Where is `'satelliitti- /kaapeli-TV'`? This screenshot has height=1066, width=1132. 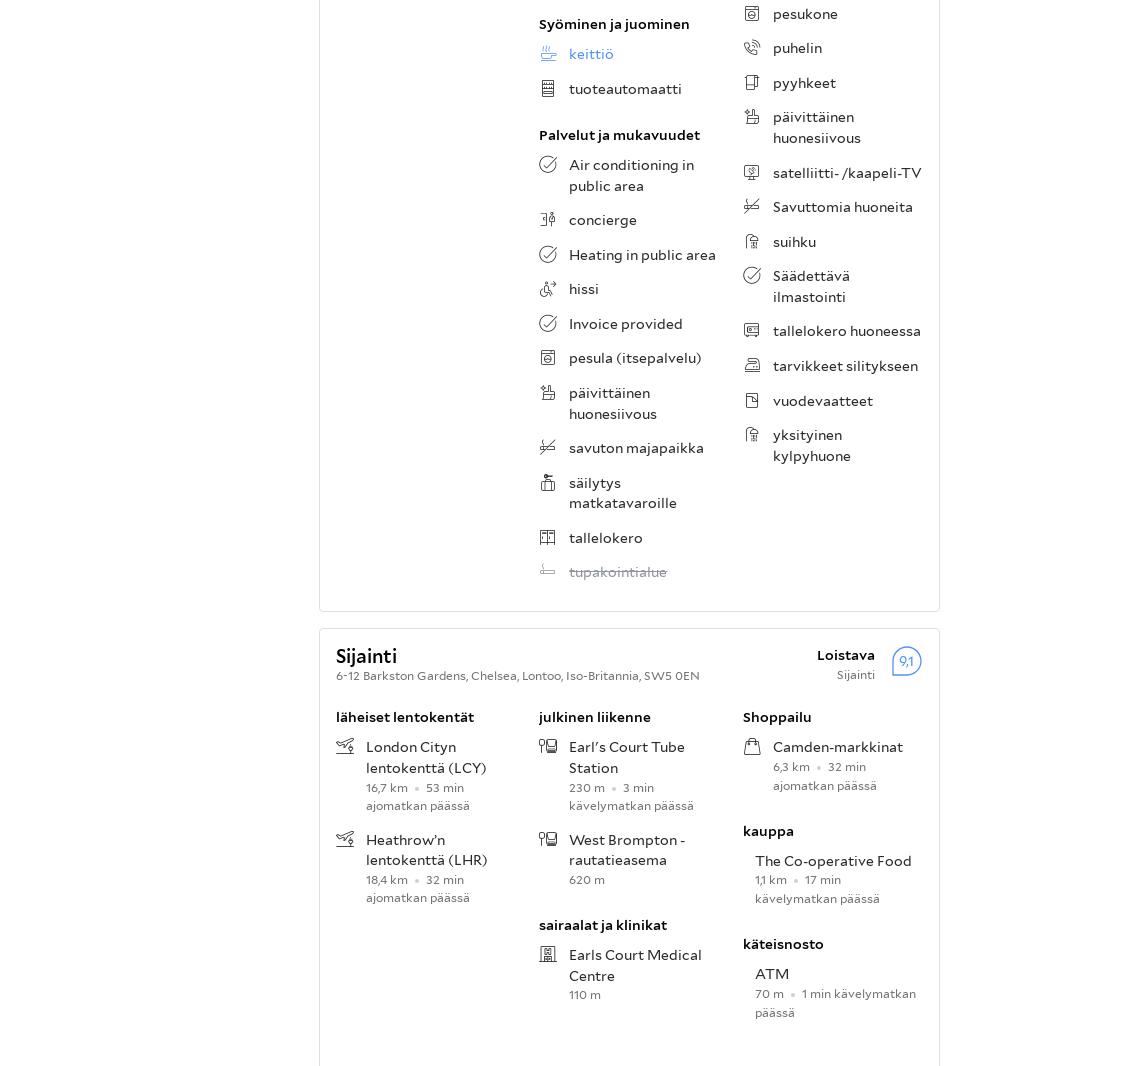 'satelliitti- /kaapeli-TV' is located at coordinates (772, 171).